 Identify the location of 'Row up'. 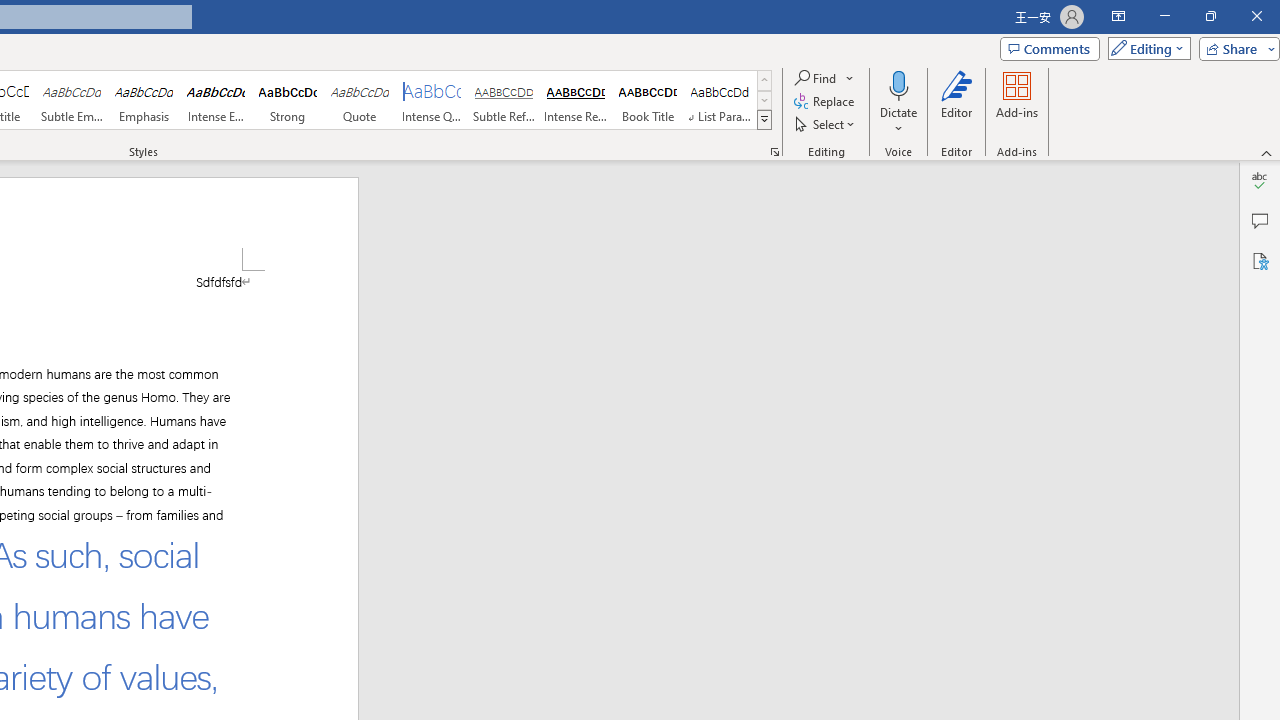
(763, 79).